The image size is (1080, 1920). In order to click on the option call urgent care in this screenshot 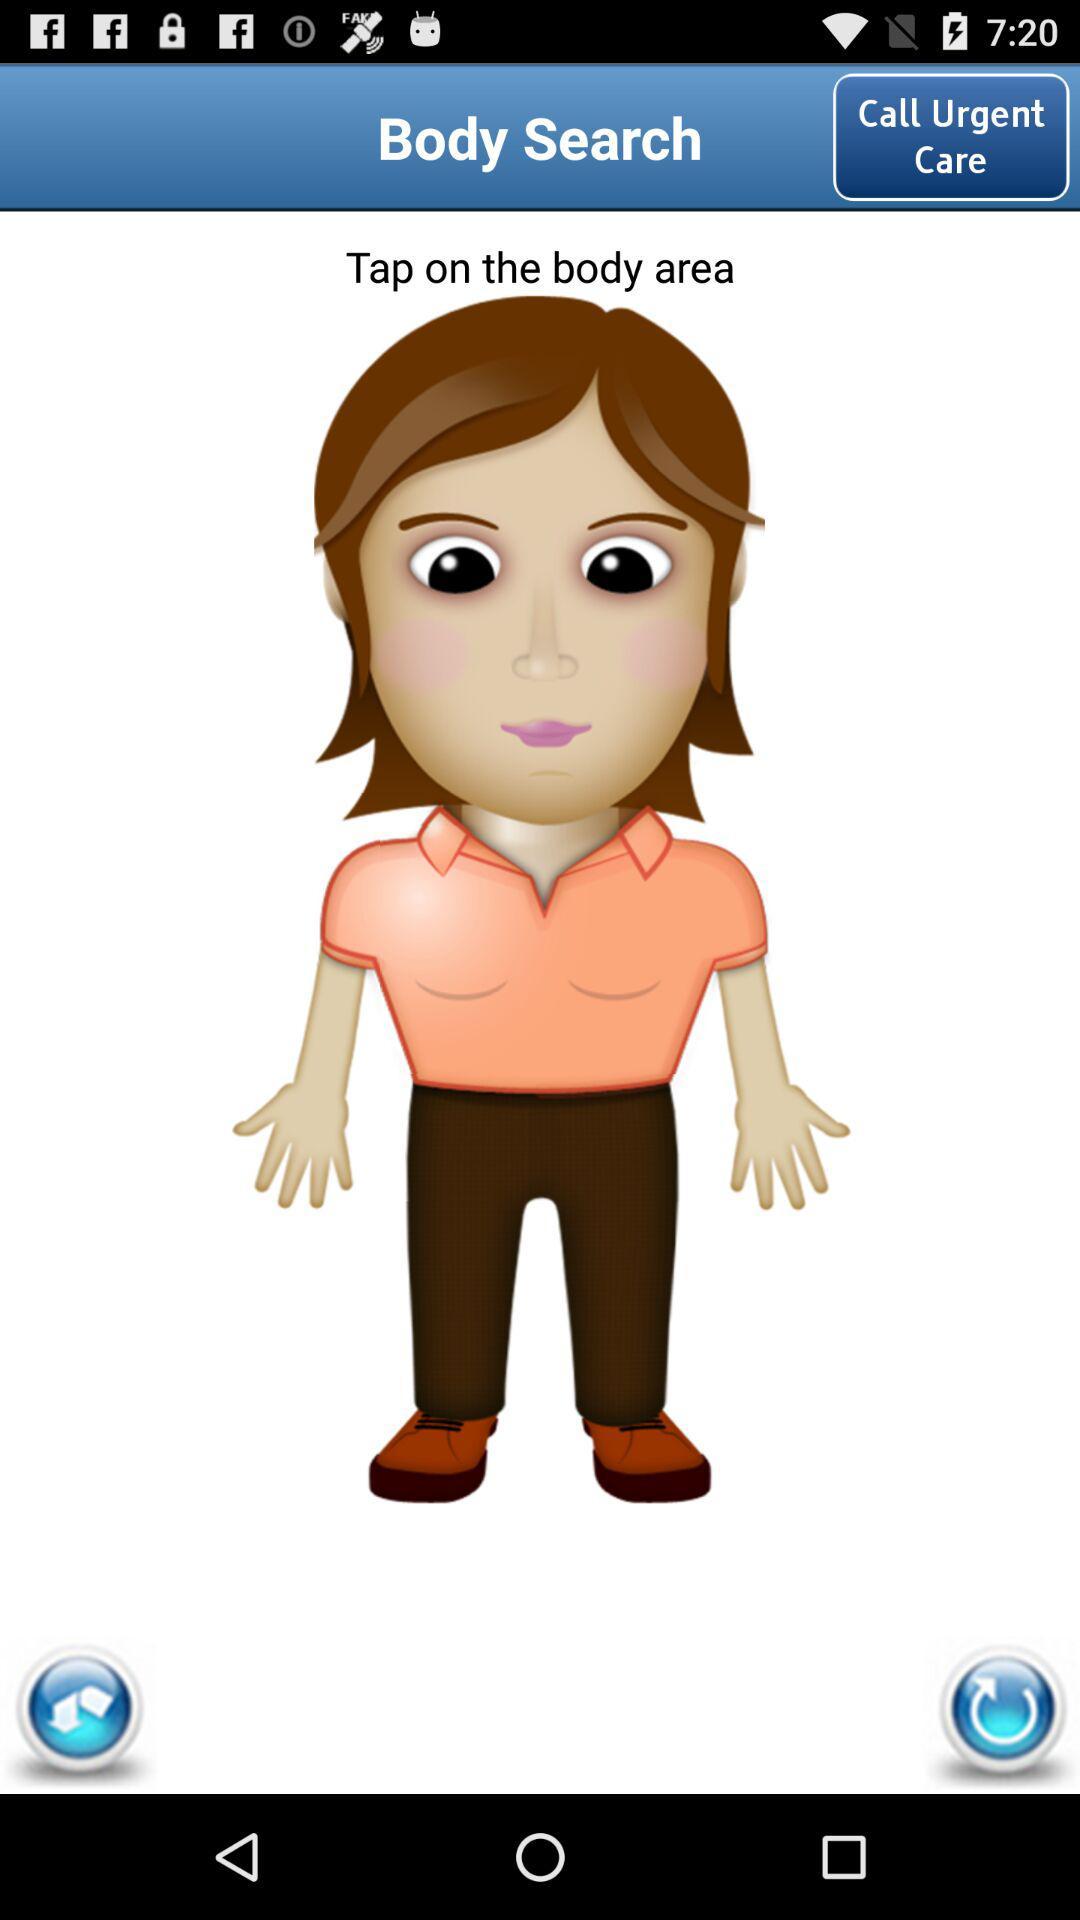, I will do `click(950, 136)`.